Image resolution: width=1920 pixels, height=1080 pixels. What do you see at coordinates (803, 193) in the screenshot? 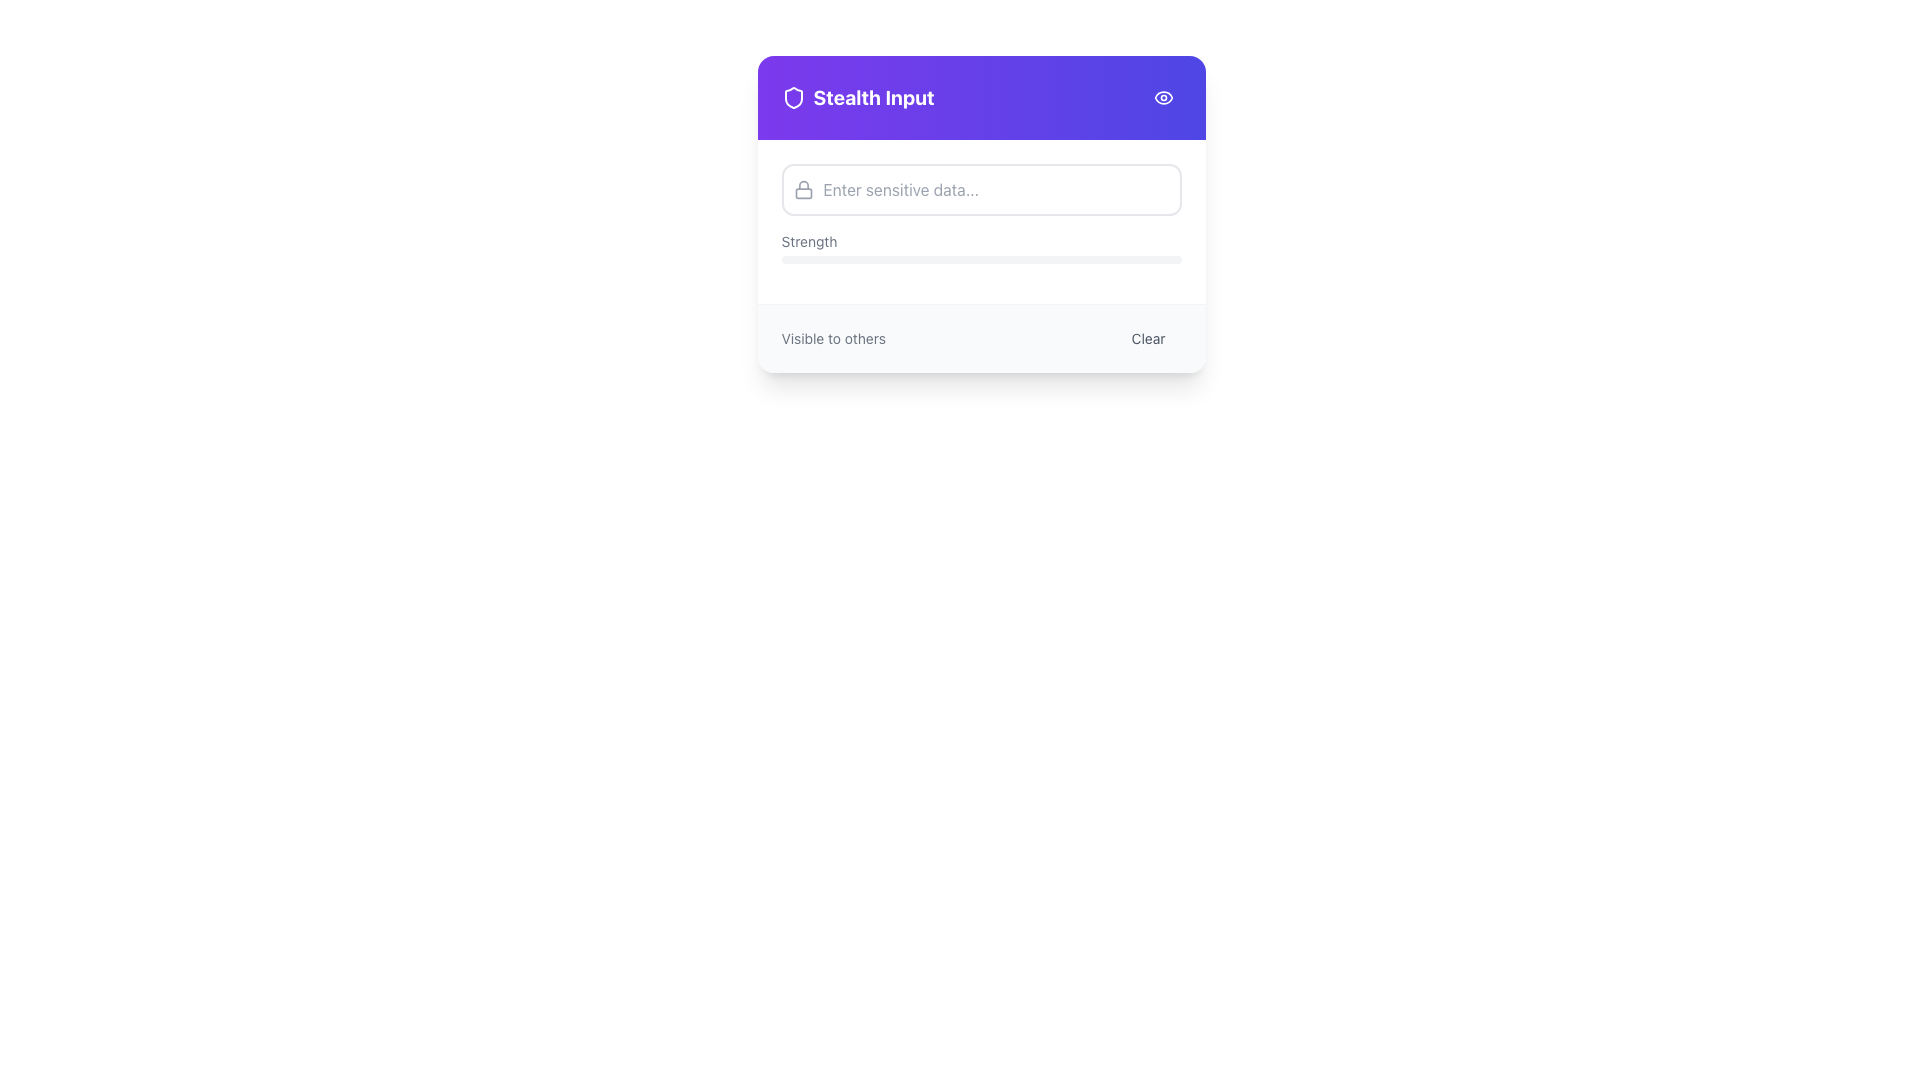
I see `the lock icon component which resembles a lock's shackle and is positioned to the left of the placeholder text 'Enter sensitive data...' inside the input field` at bounding box center [803, 193].